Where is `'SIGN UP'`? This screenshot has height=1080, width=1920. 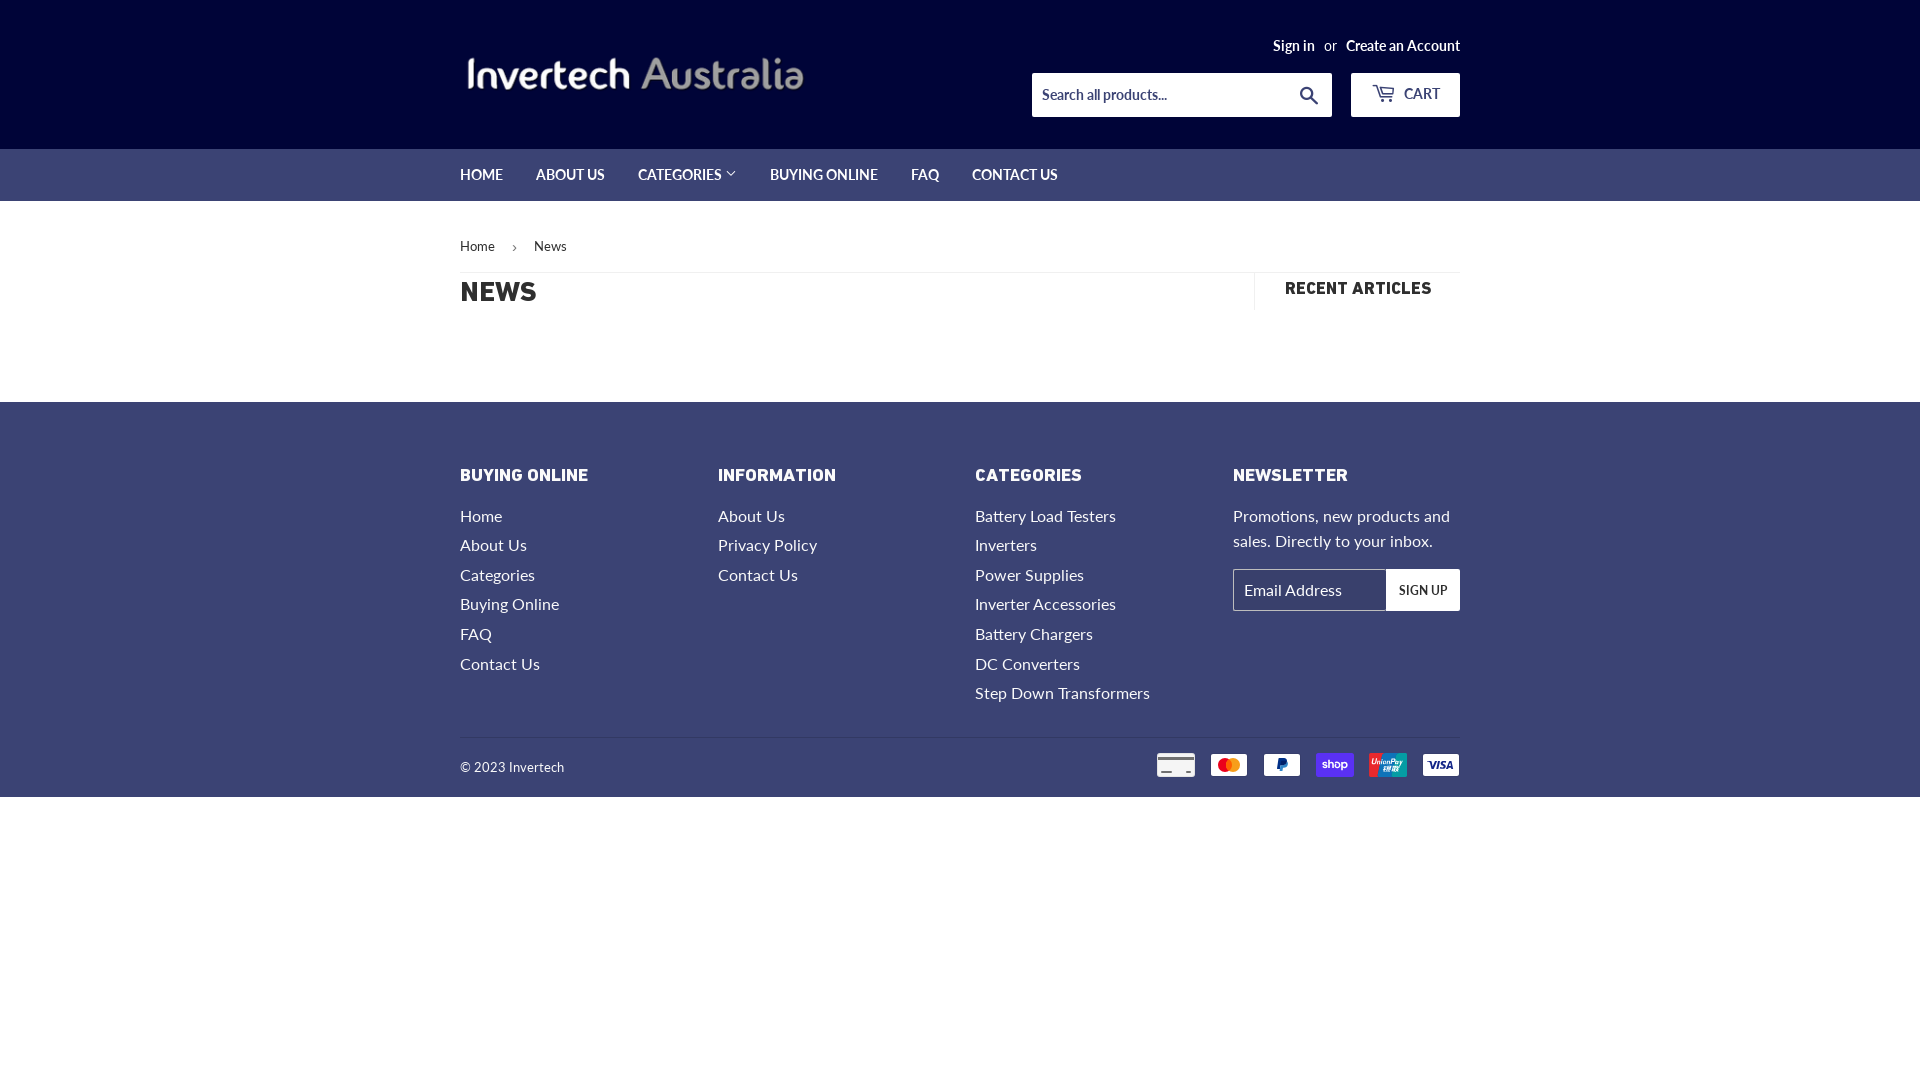 'SIGN UP' is located at coordinates (1421, 589).